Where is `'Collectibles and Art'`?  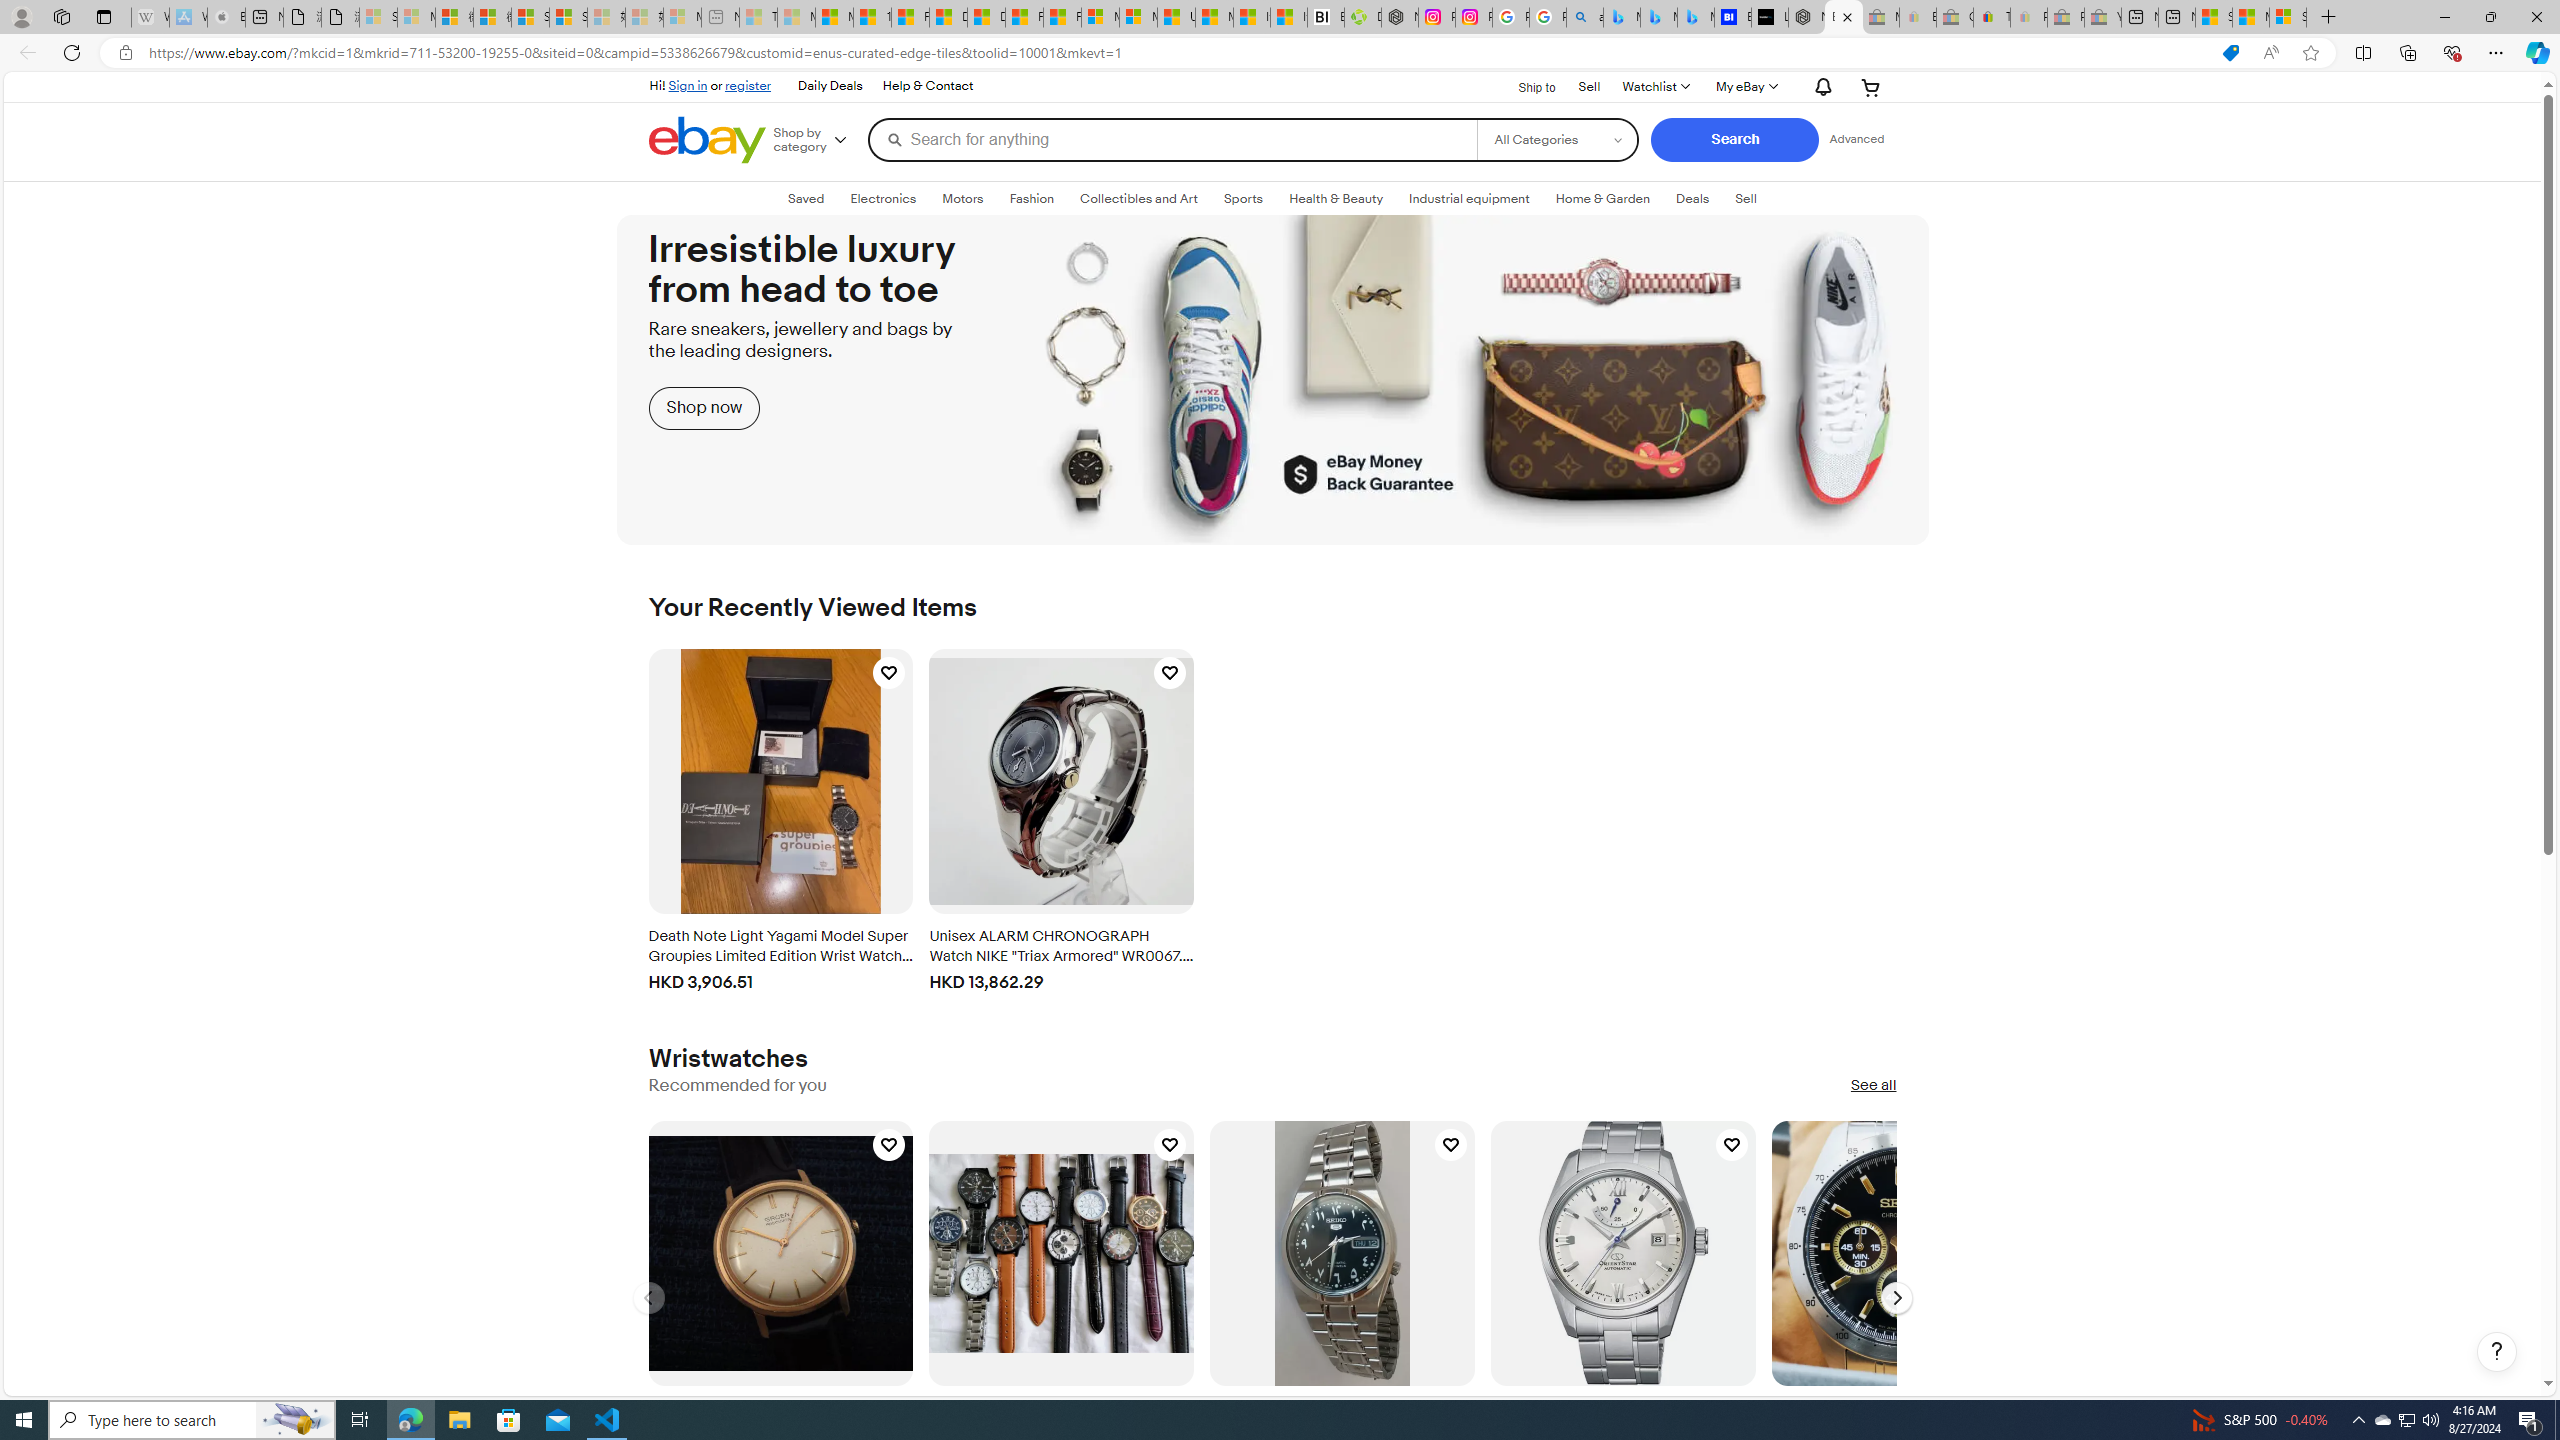
'Collectibles and Art' is located at coordinates (1138, 199).